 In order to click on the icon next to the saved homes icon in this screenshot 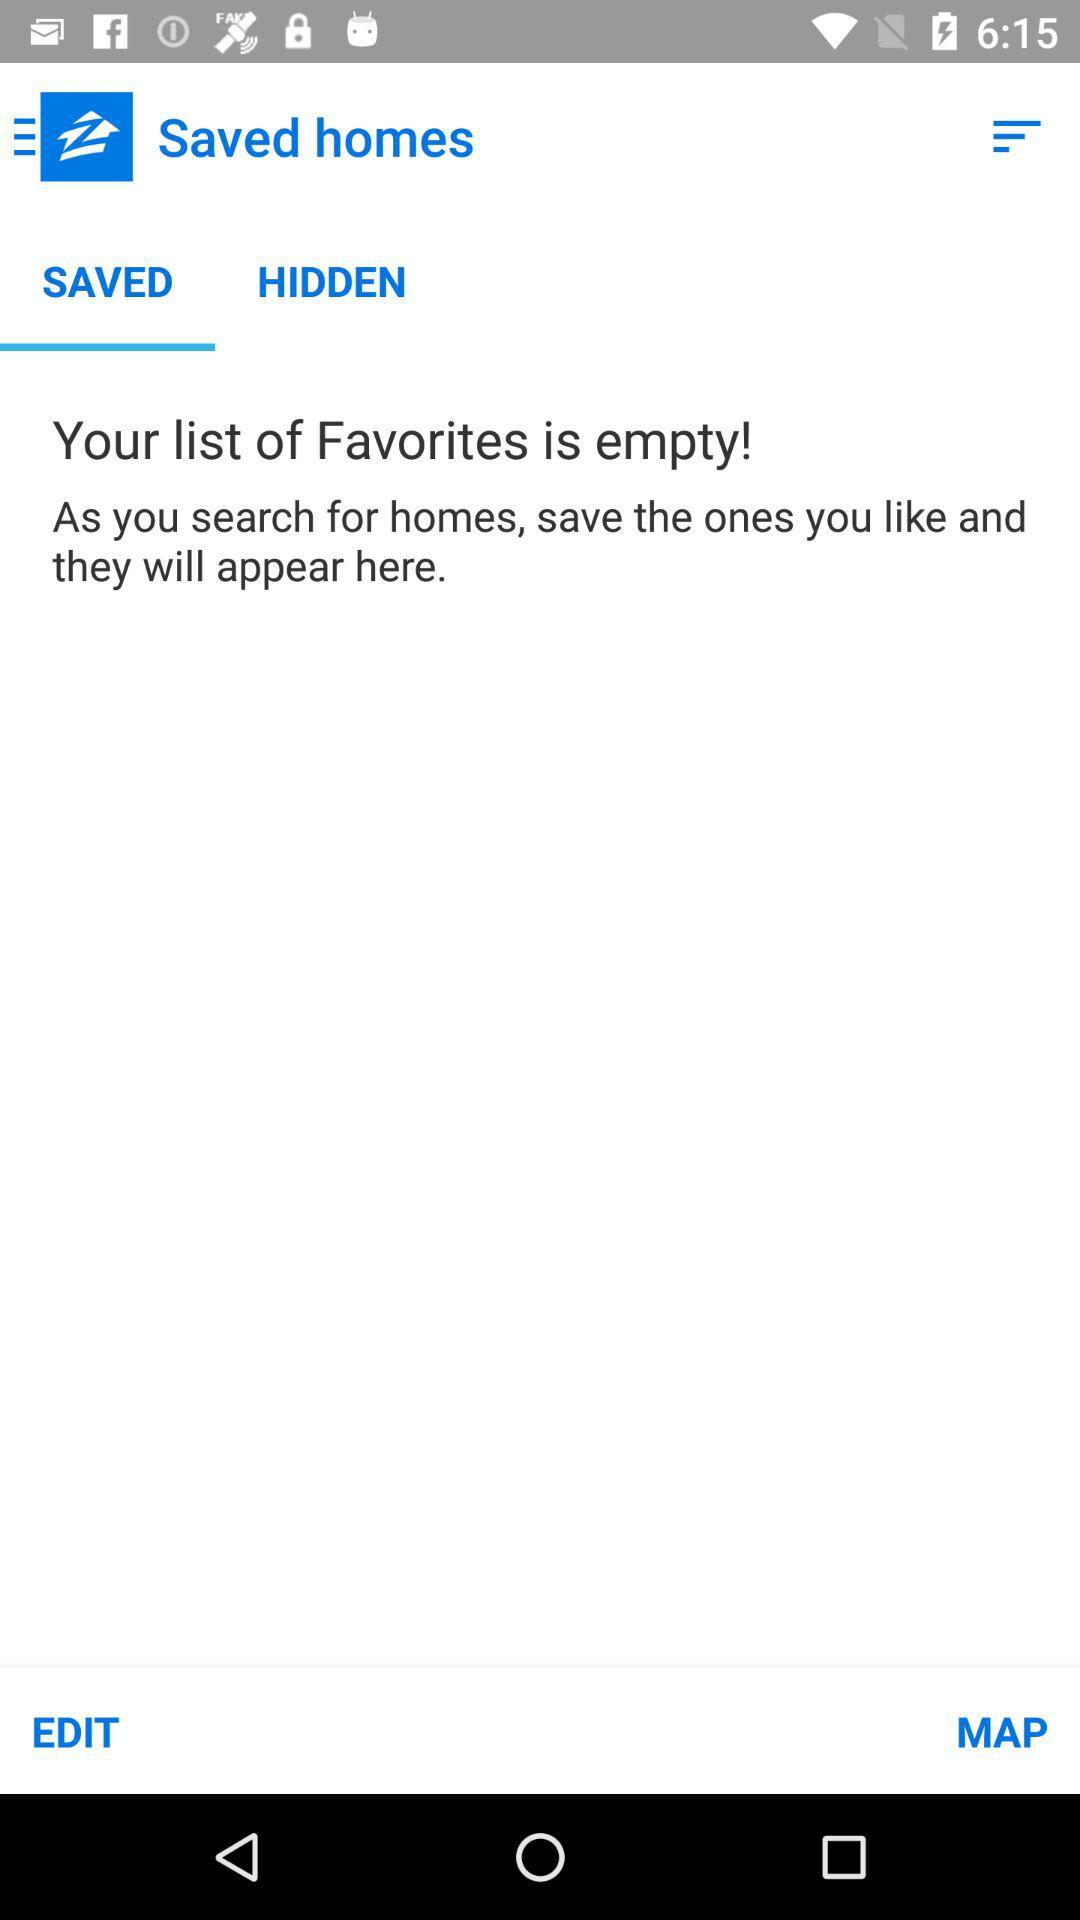, I will do `click(72, 135)`.